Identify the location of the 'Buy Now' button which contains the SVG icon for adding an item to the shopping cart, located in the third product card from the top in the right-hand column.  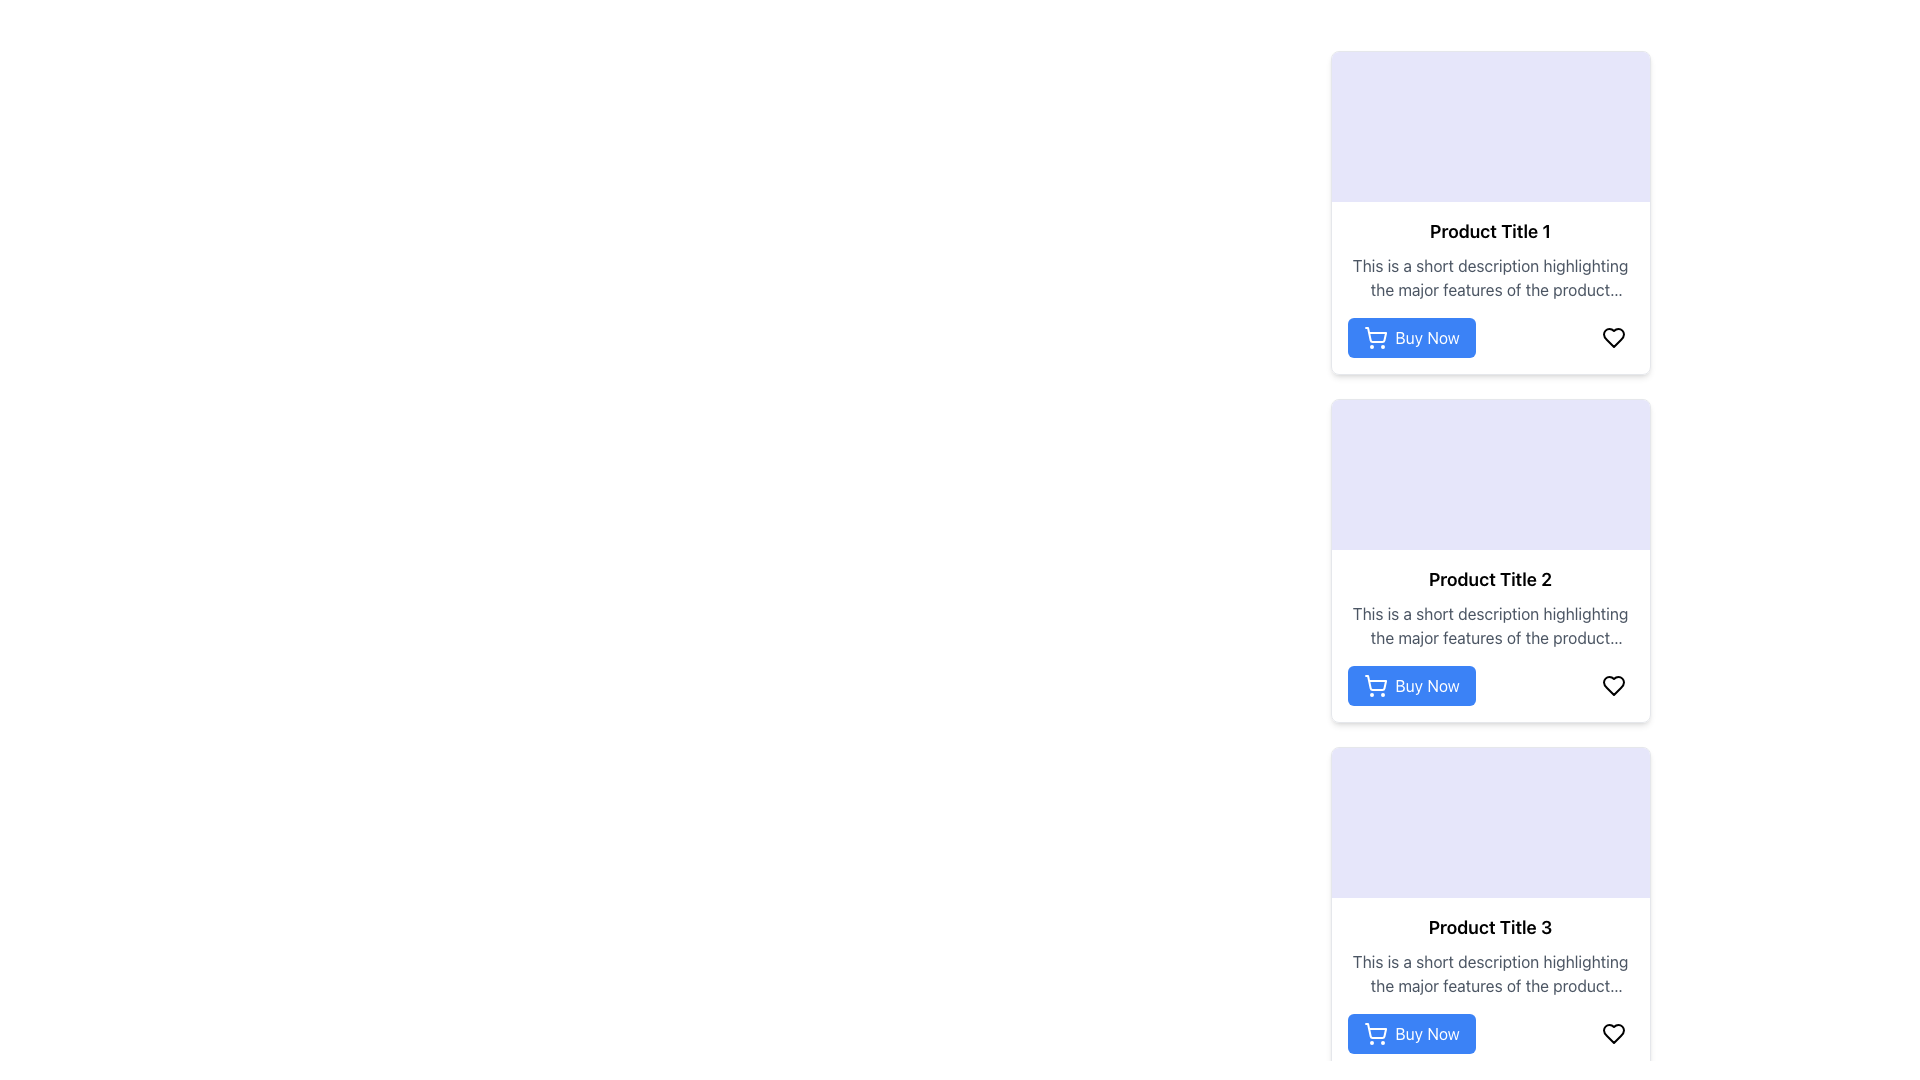
(1374, 1033).